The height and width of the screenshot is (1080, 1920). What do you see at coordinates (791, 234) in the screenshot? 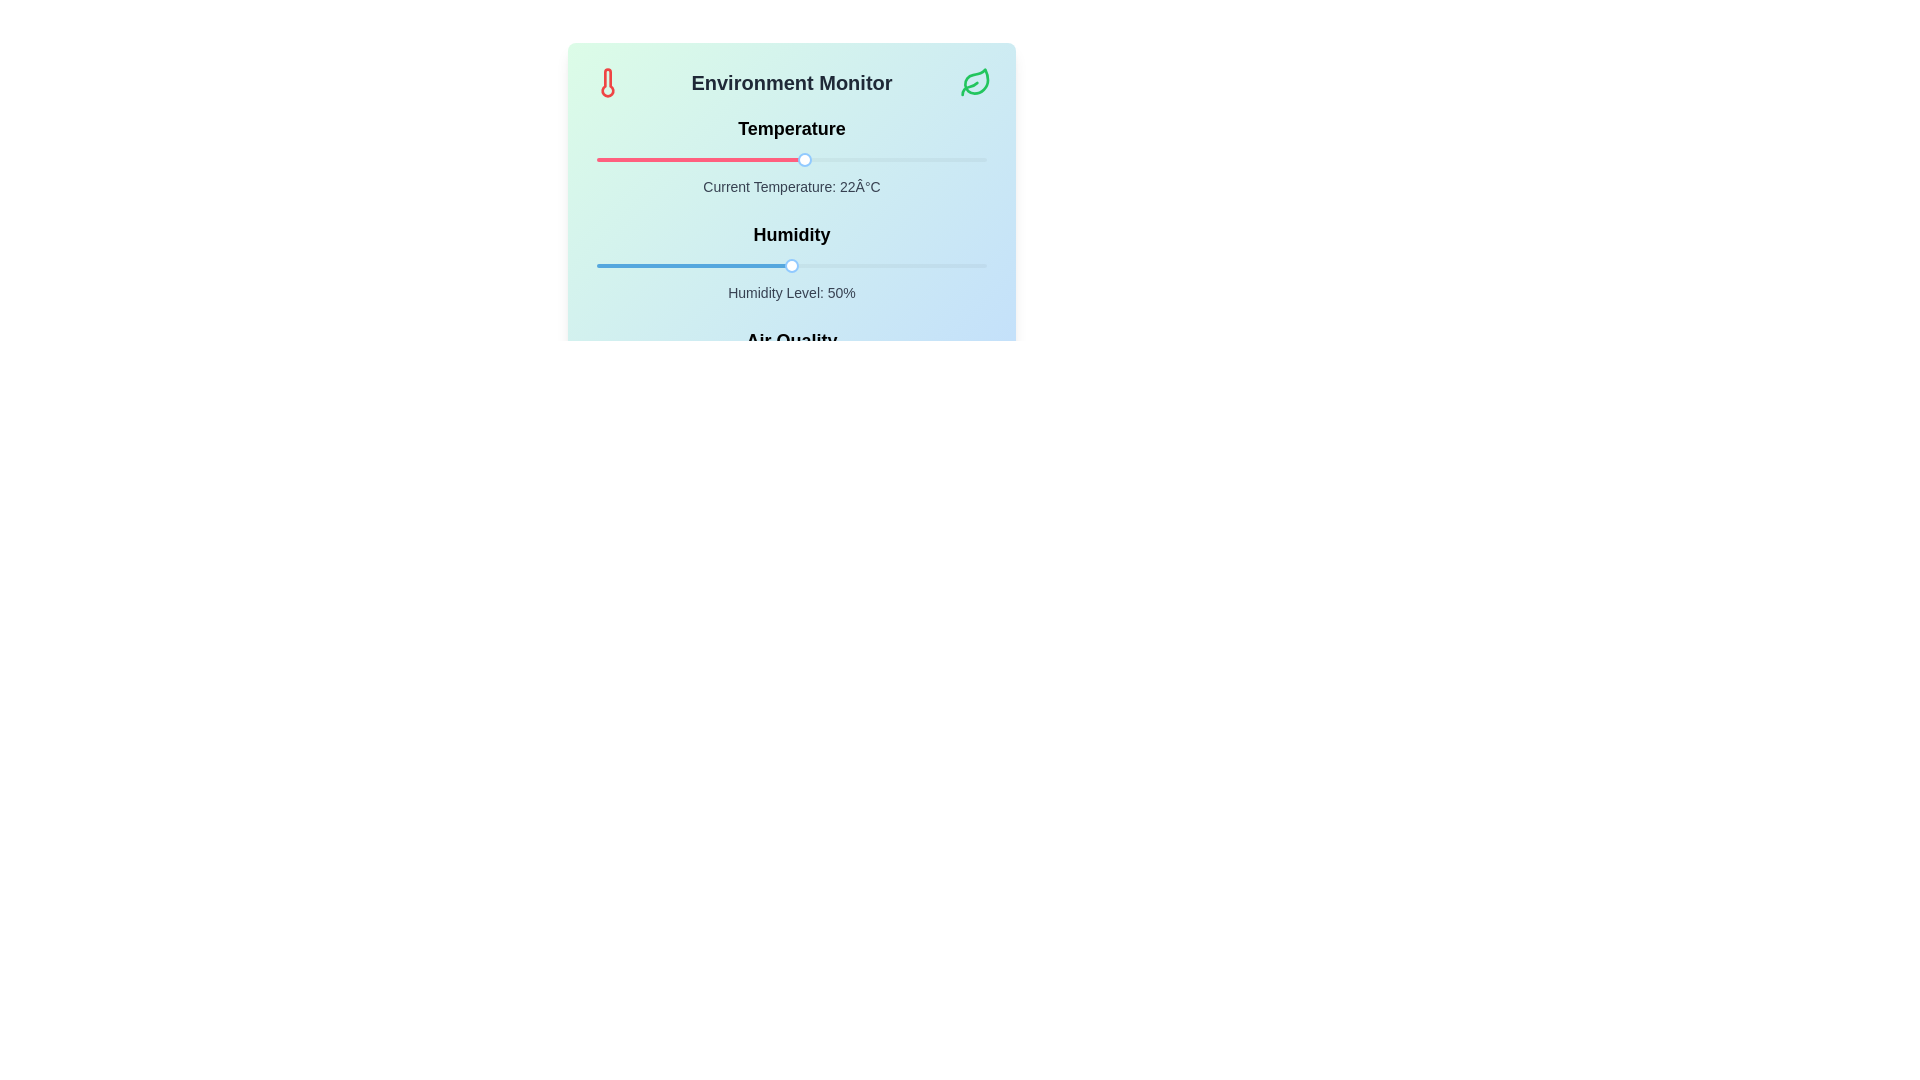
I see `the label indicating the humidity section, which is positioned above the slider component and displays 'Humidity Level: 50%' in the 'Environment Monitor' interface` at bounding box center [791, 234].